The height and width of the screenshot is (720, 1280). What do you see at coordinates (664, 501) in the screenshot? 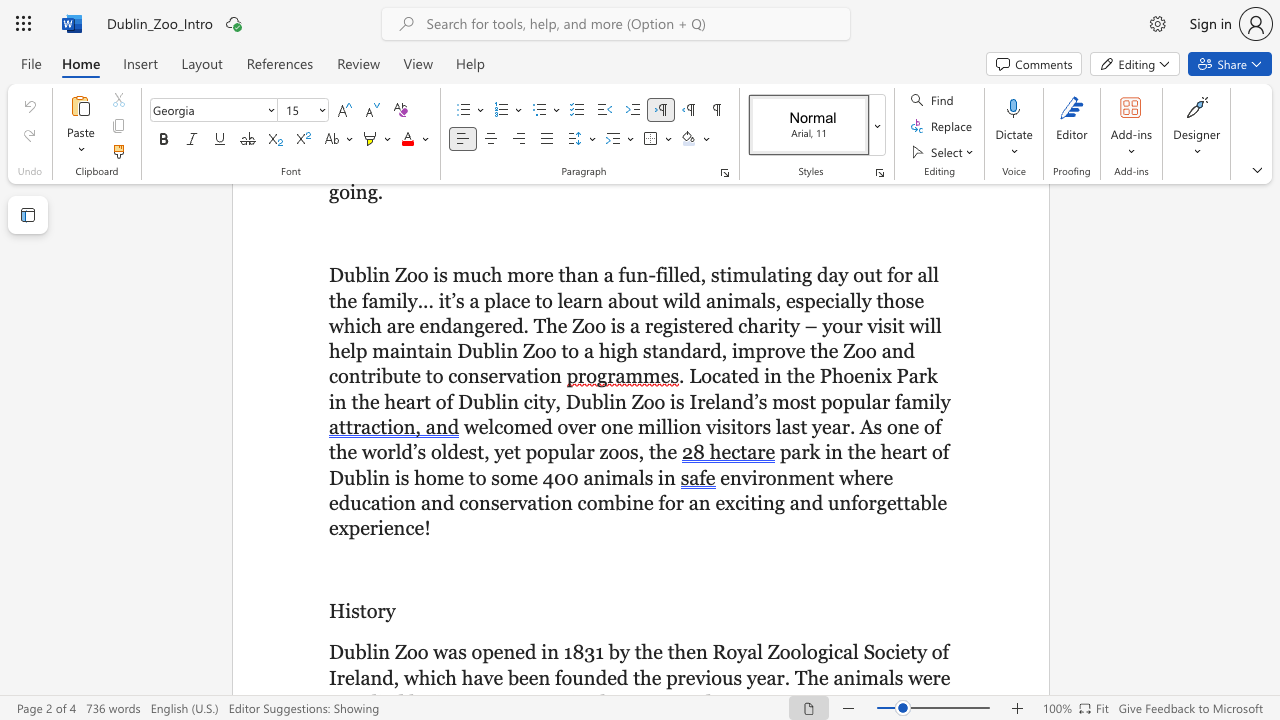
I see `the subset text "or an exciting and unfor" within the text "environment where education and conservation combine for an exciting and unforgettable experience!"` at bounding box center [664, 501].